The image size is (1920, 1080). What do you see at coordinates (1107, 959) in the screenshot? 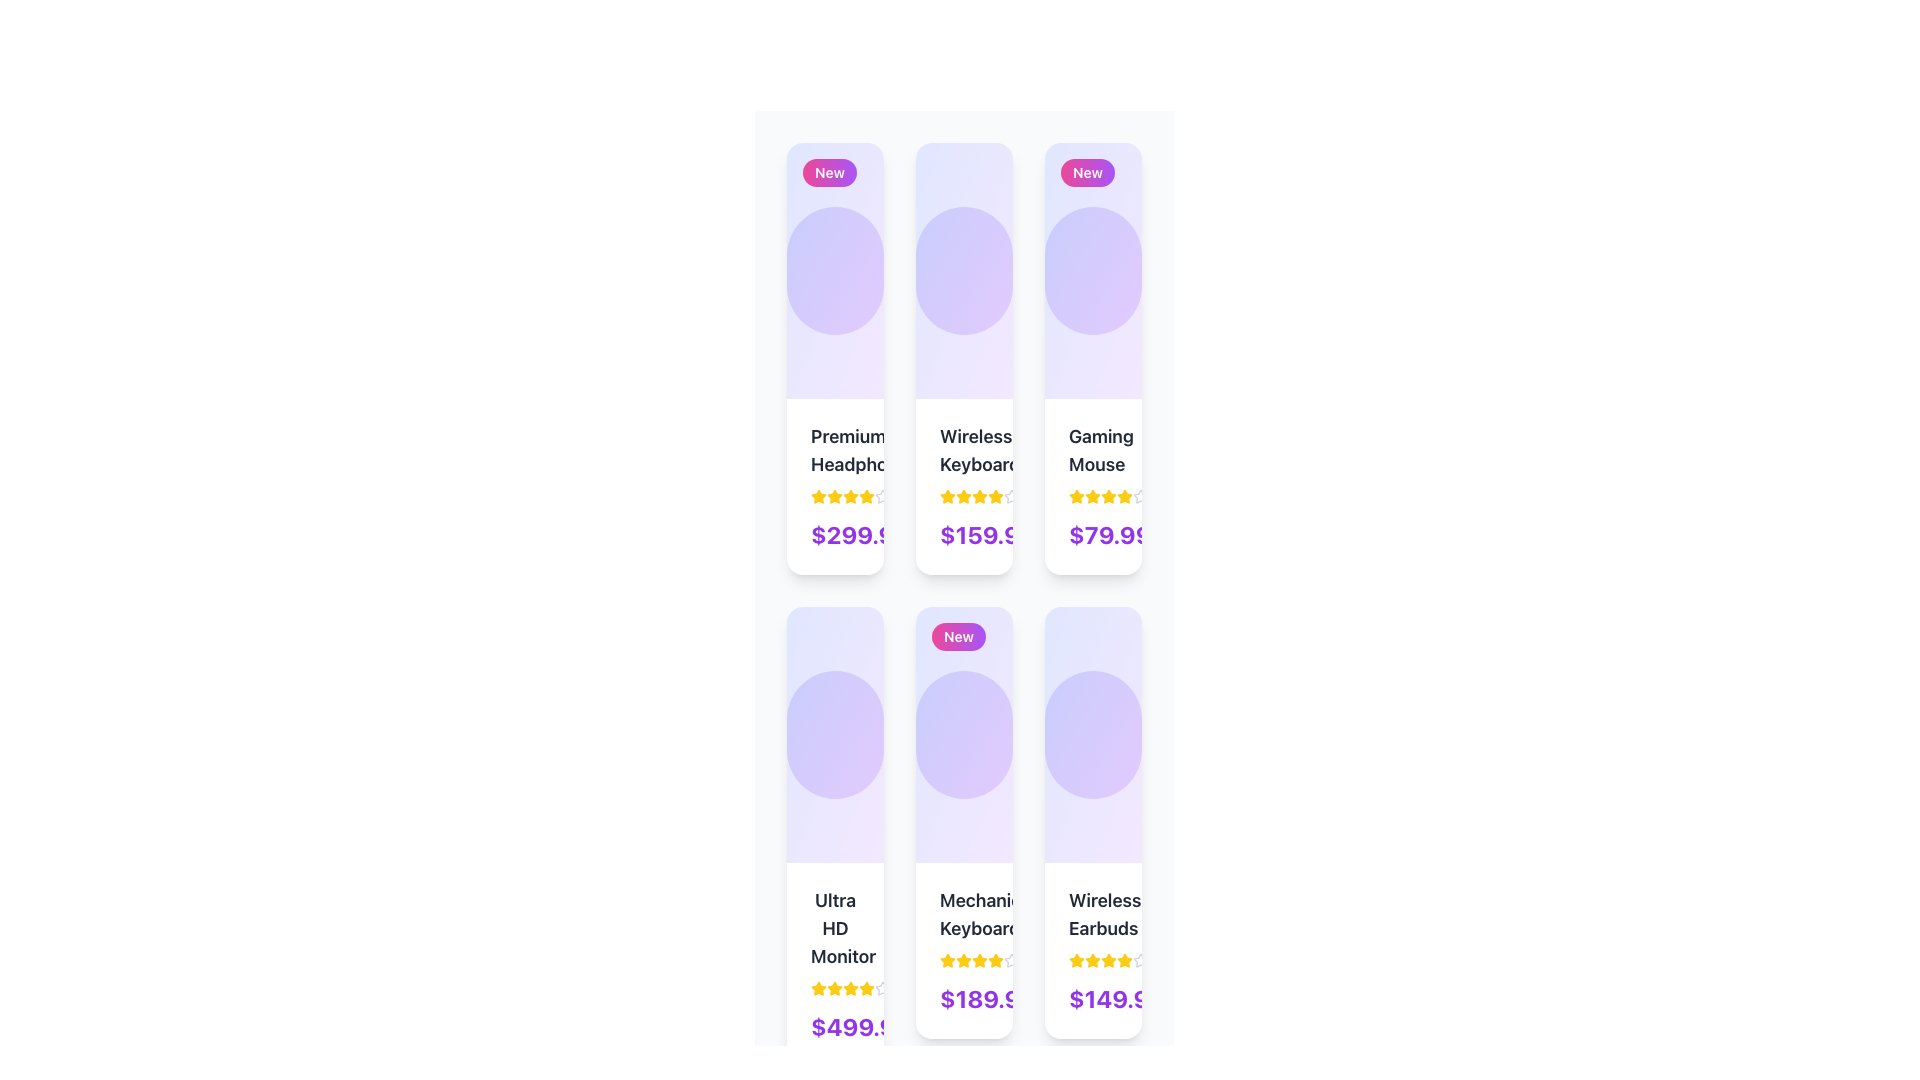
I see `the third star icon in the rating system representing 'Wireless Earbuds'` at bounding box center [1107, 959].